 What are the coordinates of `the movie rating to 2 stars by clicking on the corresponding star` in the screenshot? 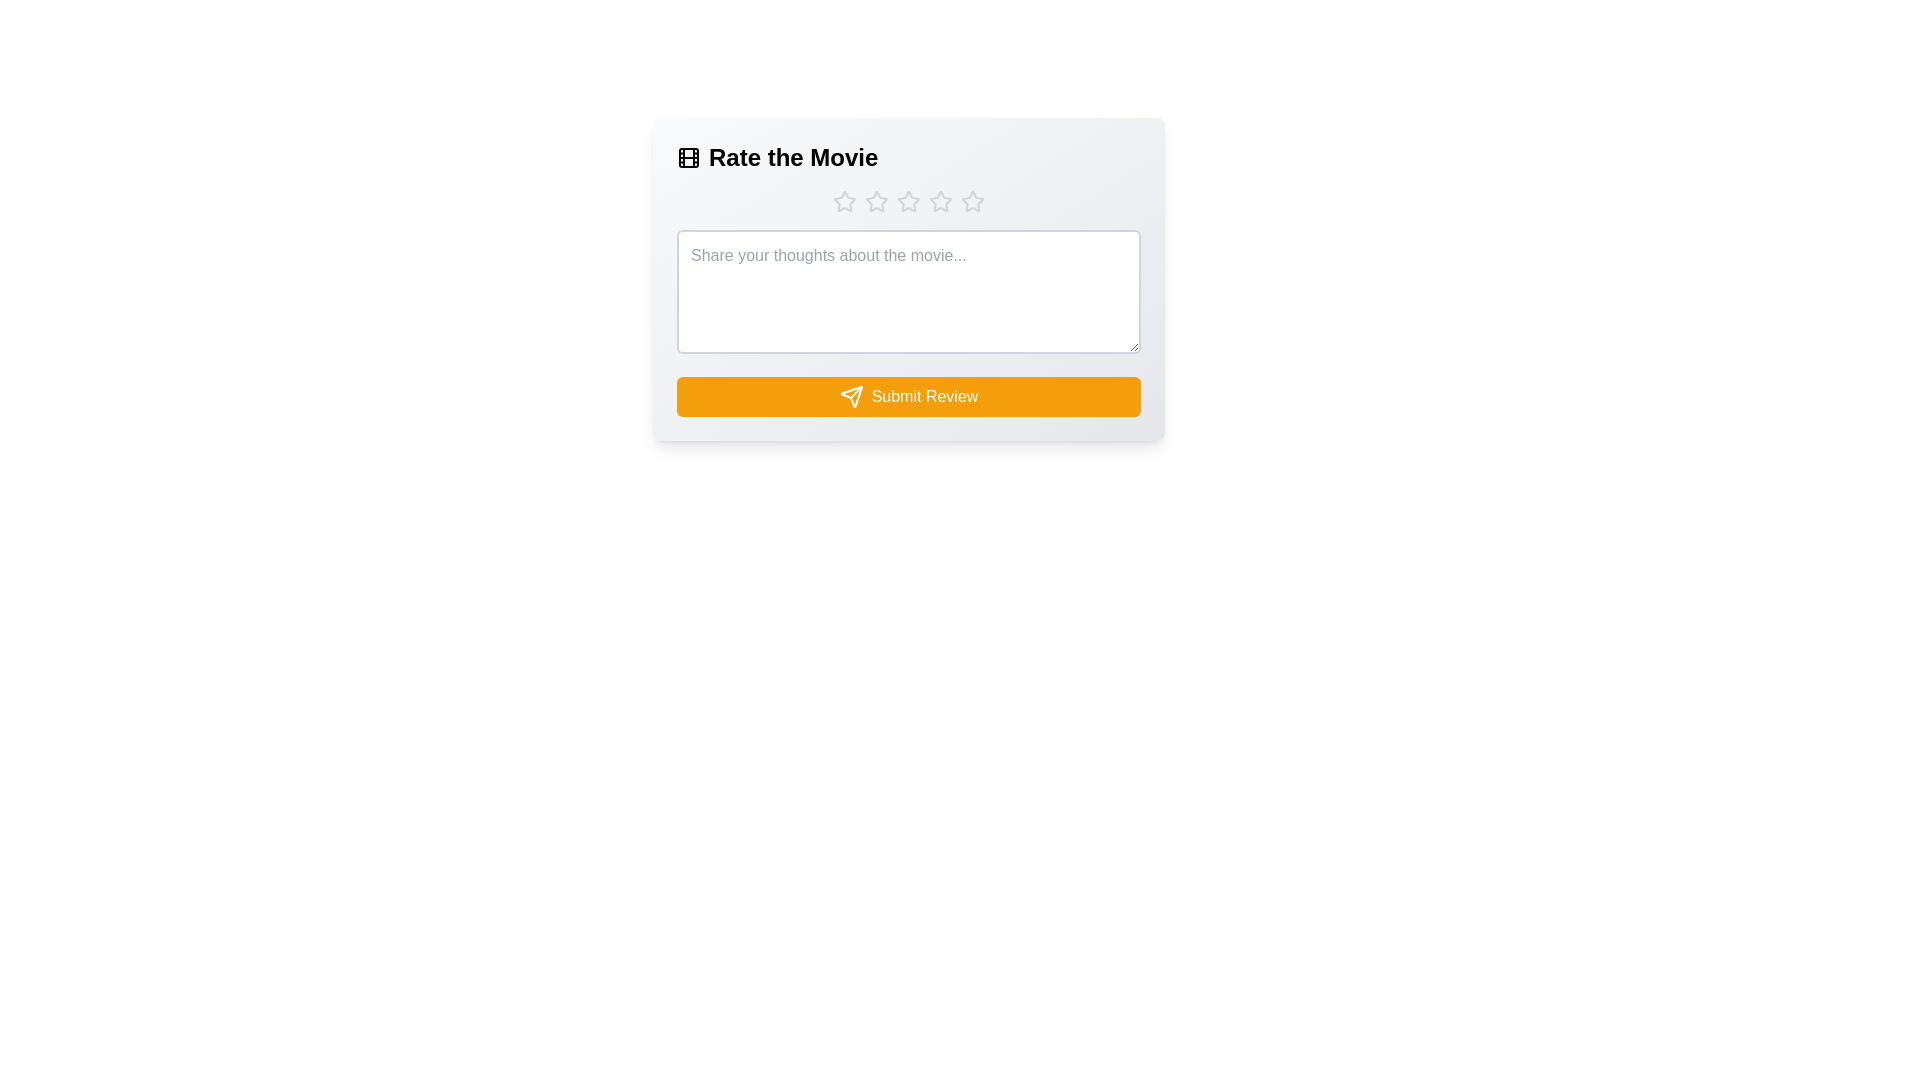 It's located at (877, 201).